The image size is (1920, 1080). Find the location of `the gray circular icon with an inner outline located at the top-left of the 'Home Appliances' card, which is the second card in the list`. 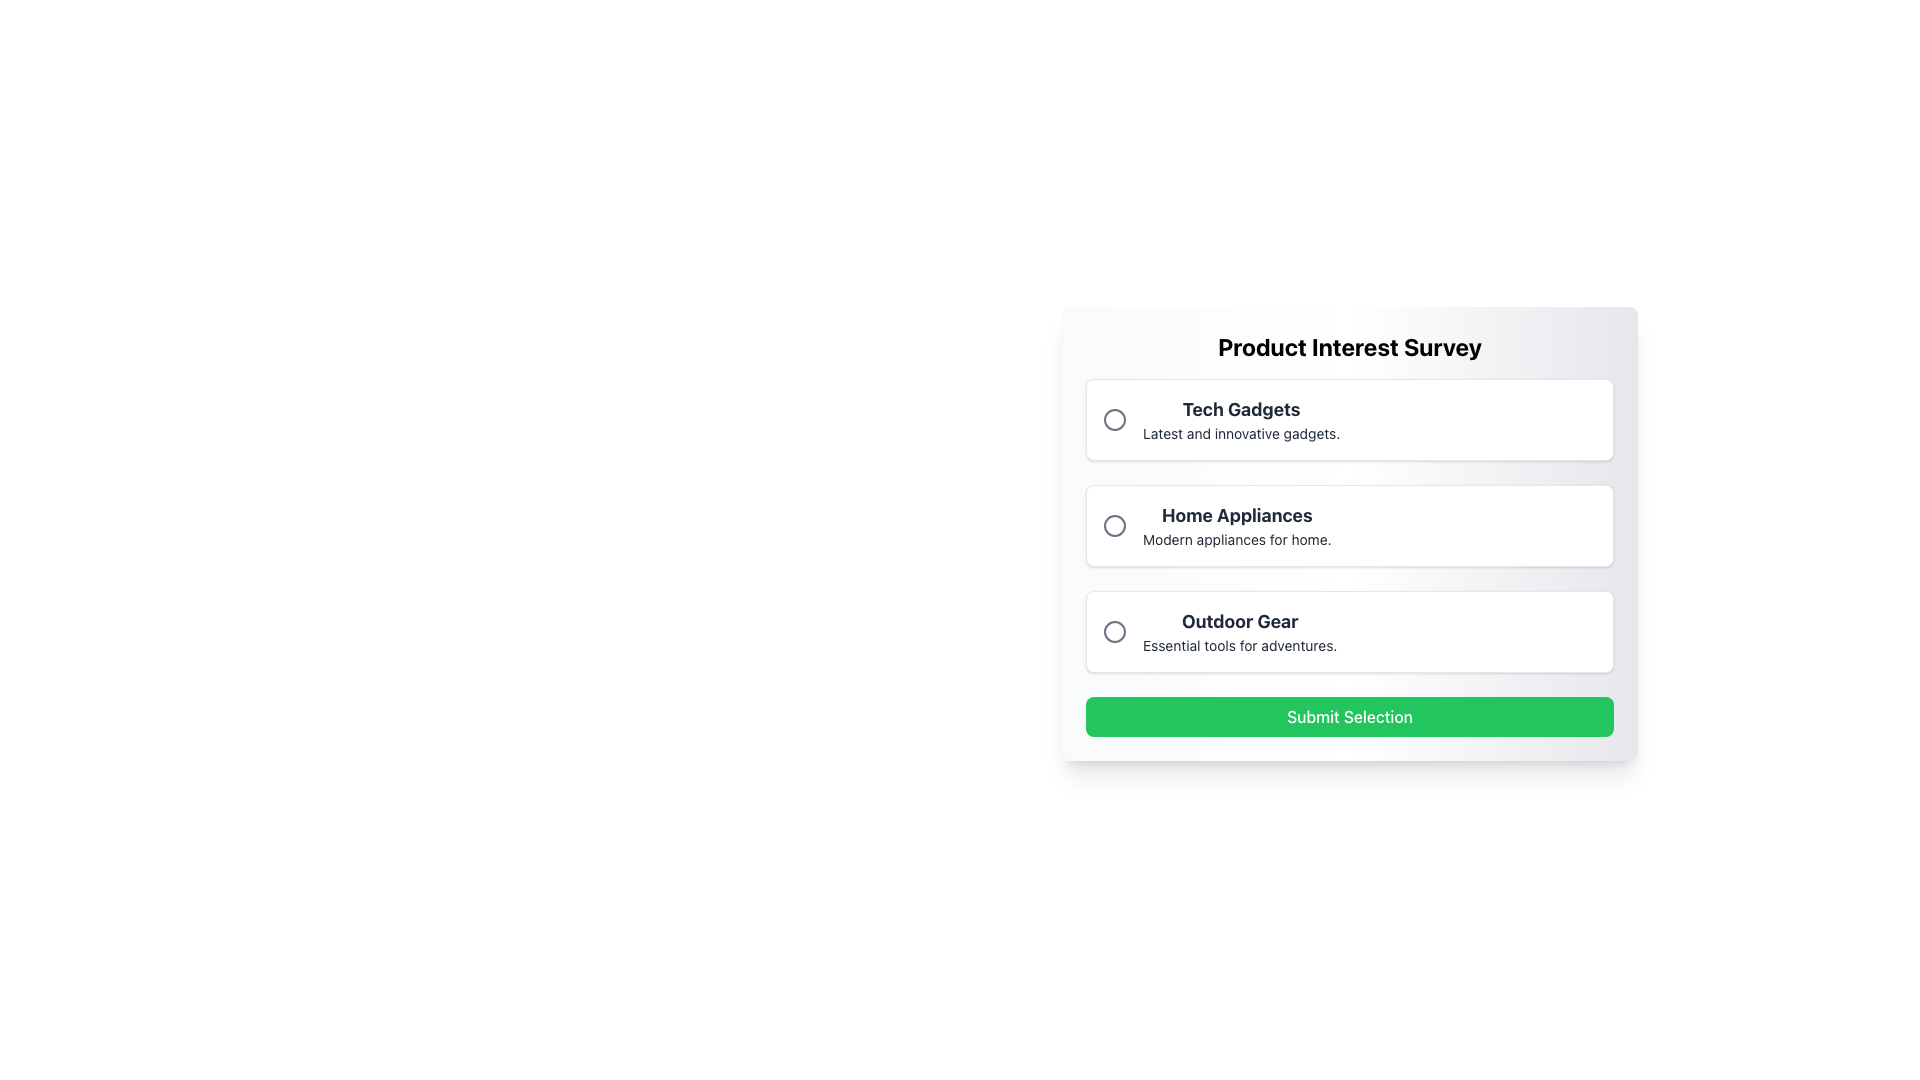

the gray circular icon with an inner outline located at the top-left of the 'Home Appliances' card, which is the second card in the list is located at coordinates (1113, 524).